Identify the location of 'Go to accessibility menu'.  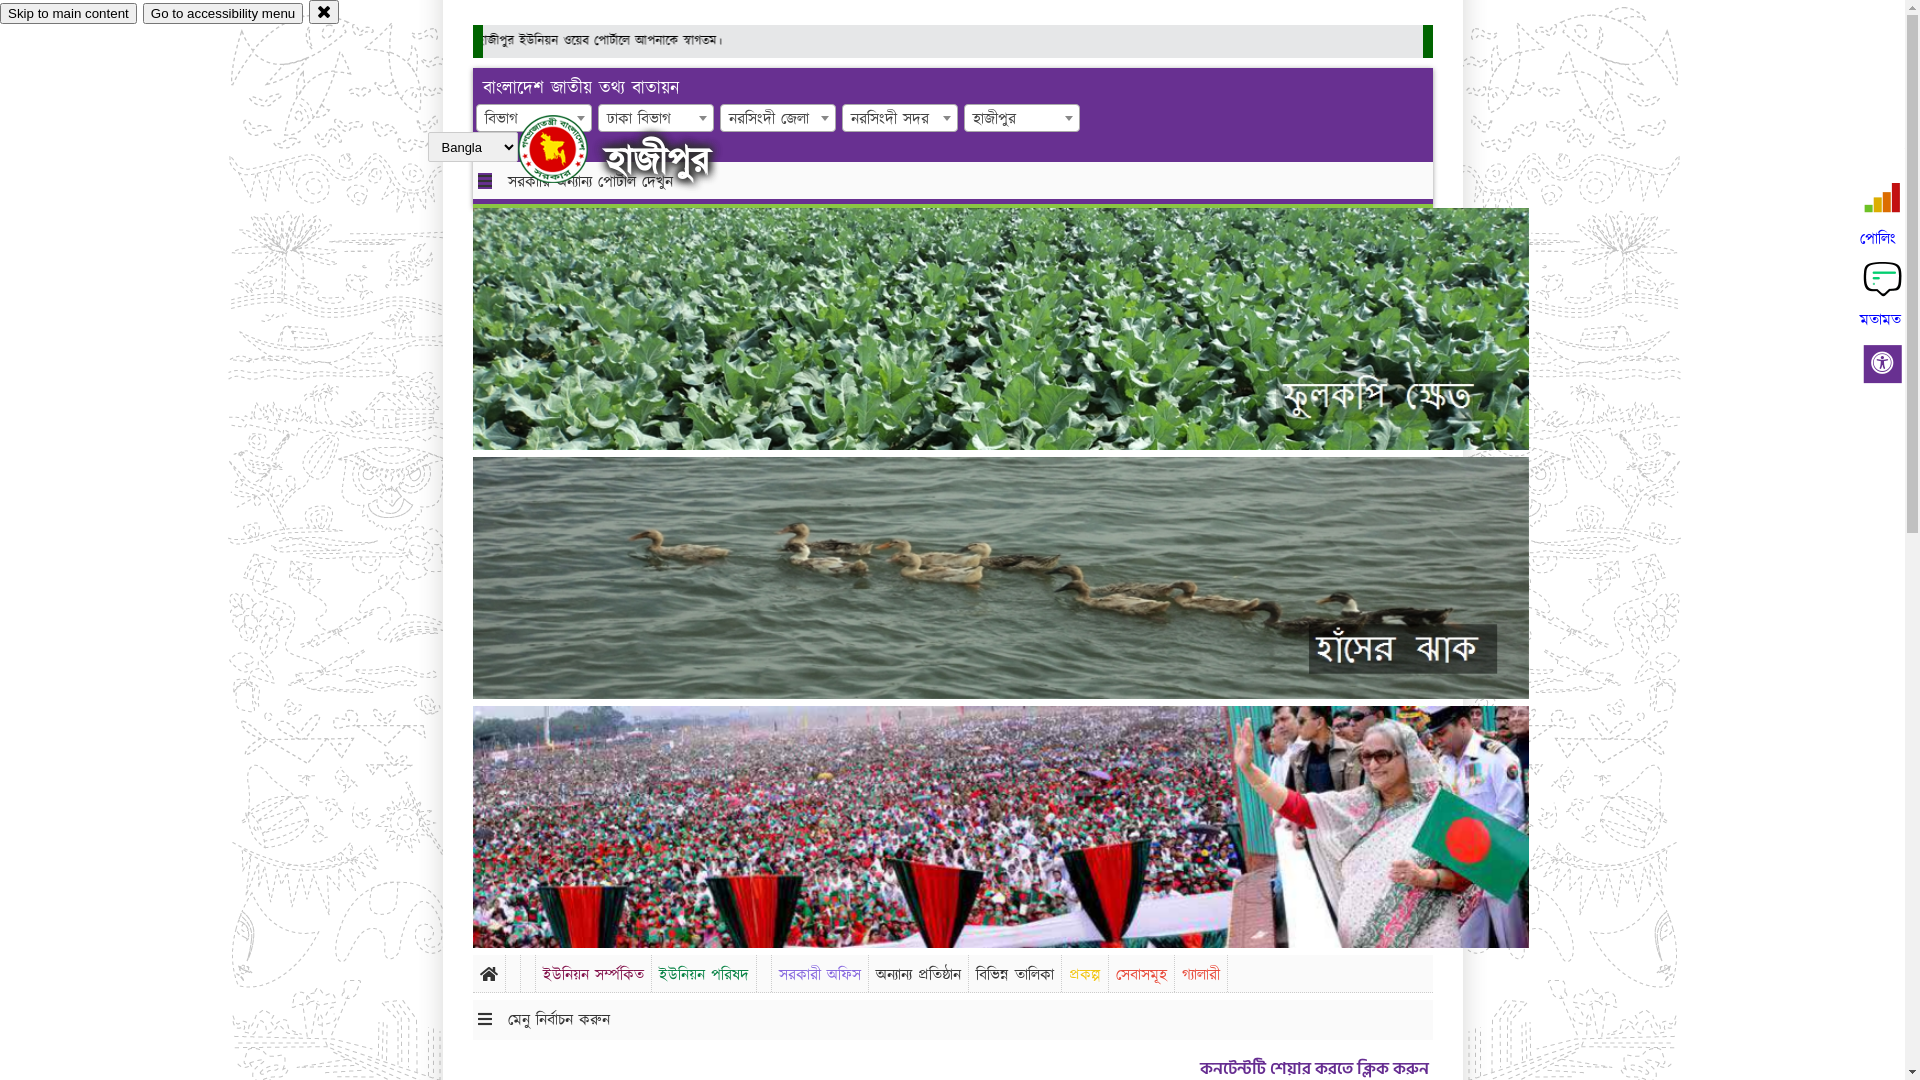
(222, 13).